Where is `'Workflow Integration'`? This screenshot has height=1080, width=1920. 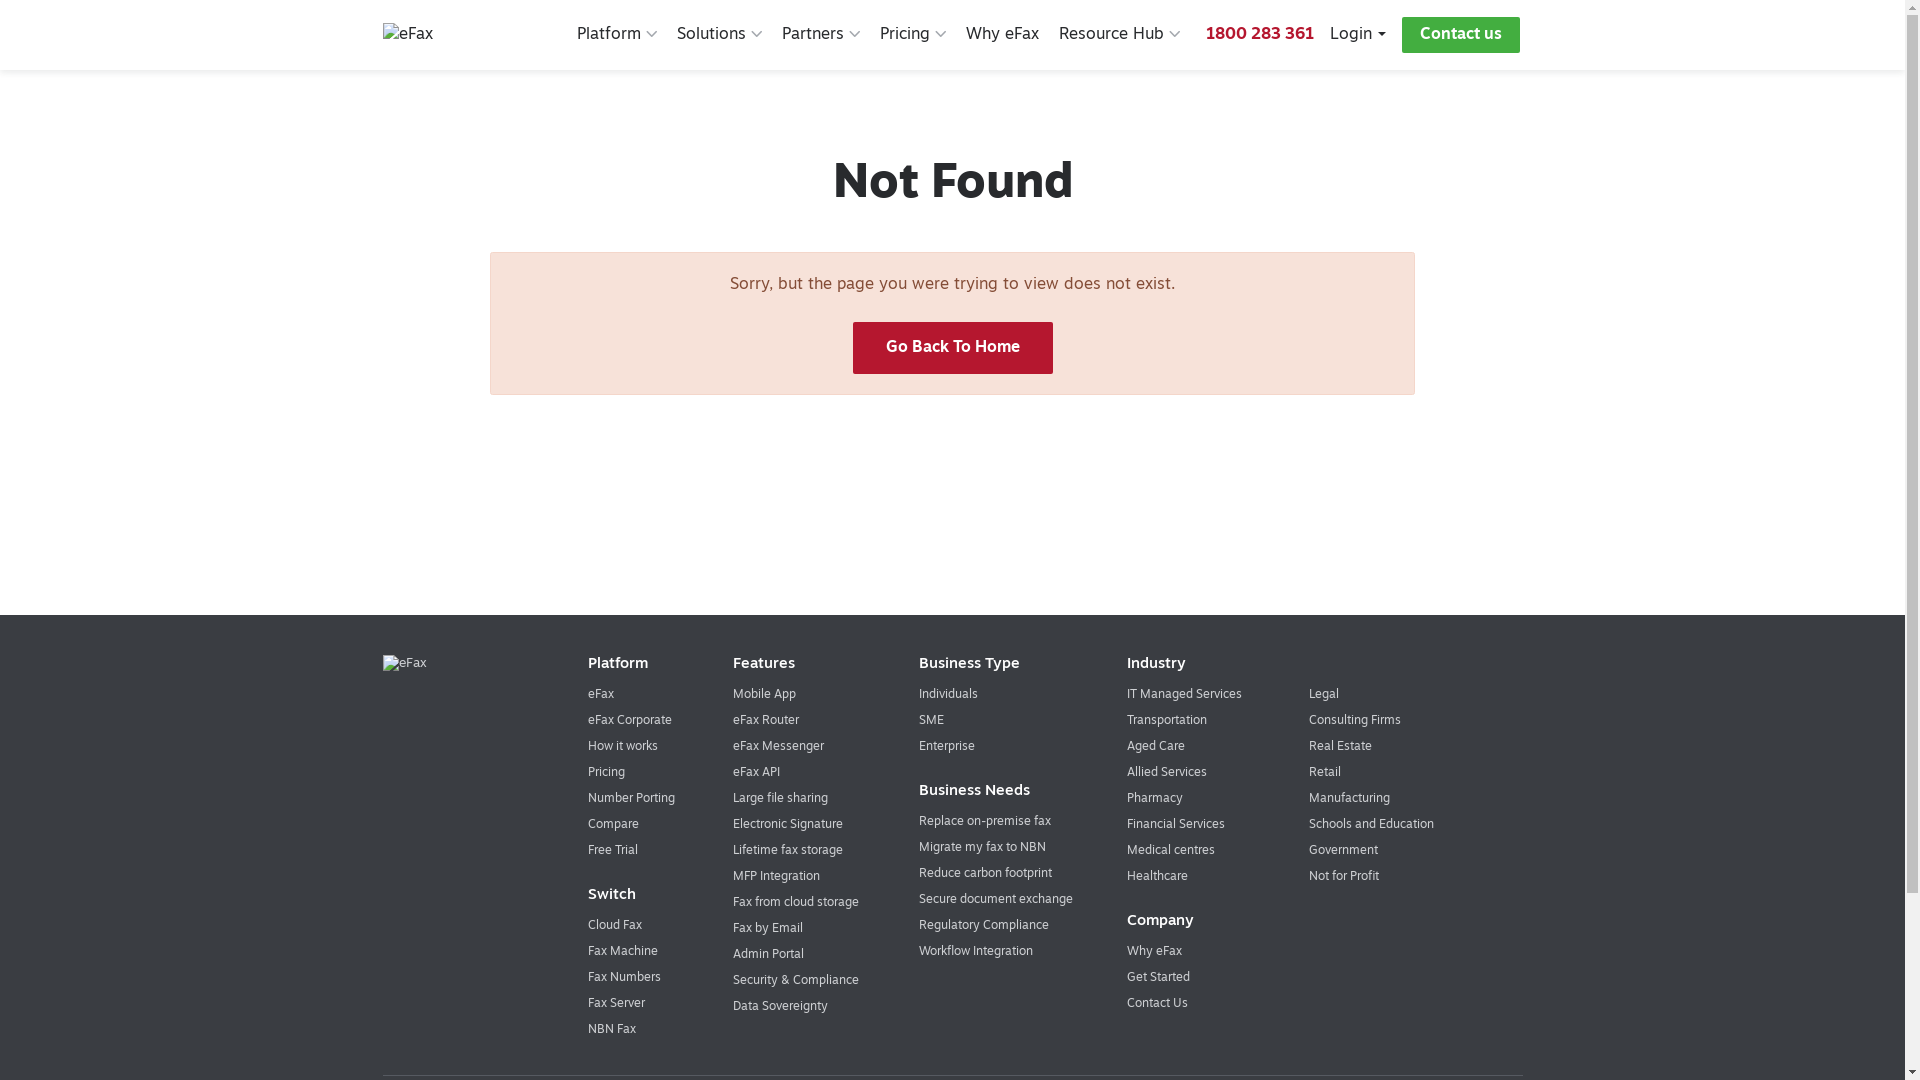
'Workflow Integration' is located at coordinates (917, 951).